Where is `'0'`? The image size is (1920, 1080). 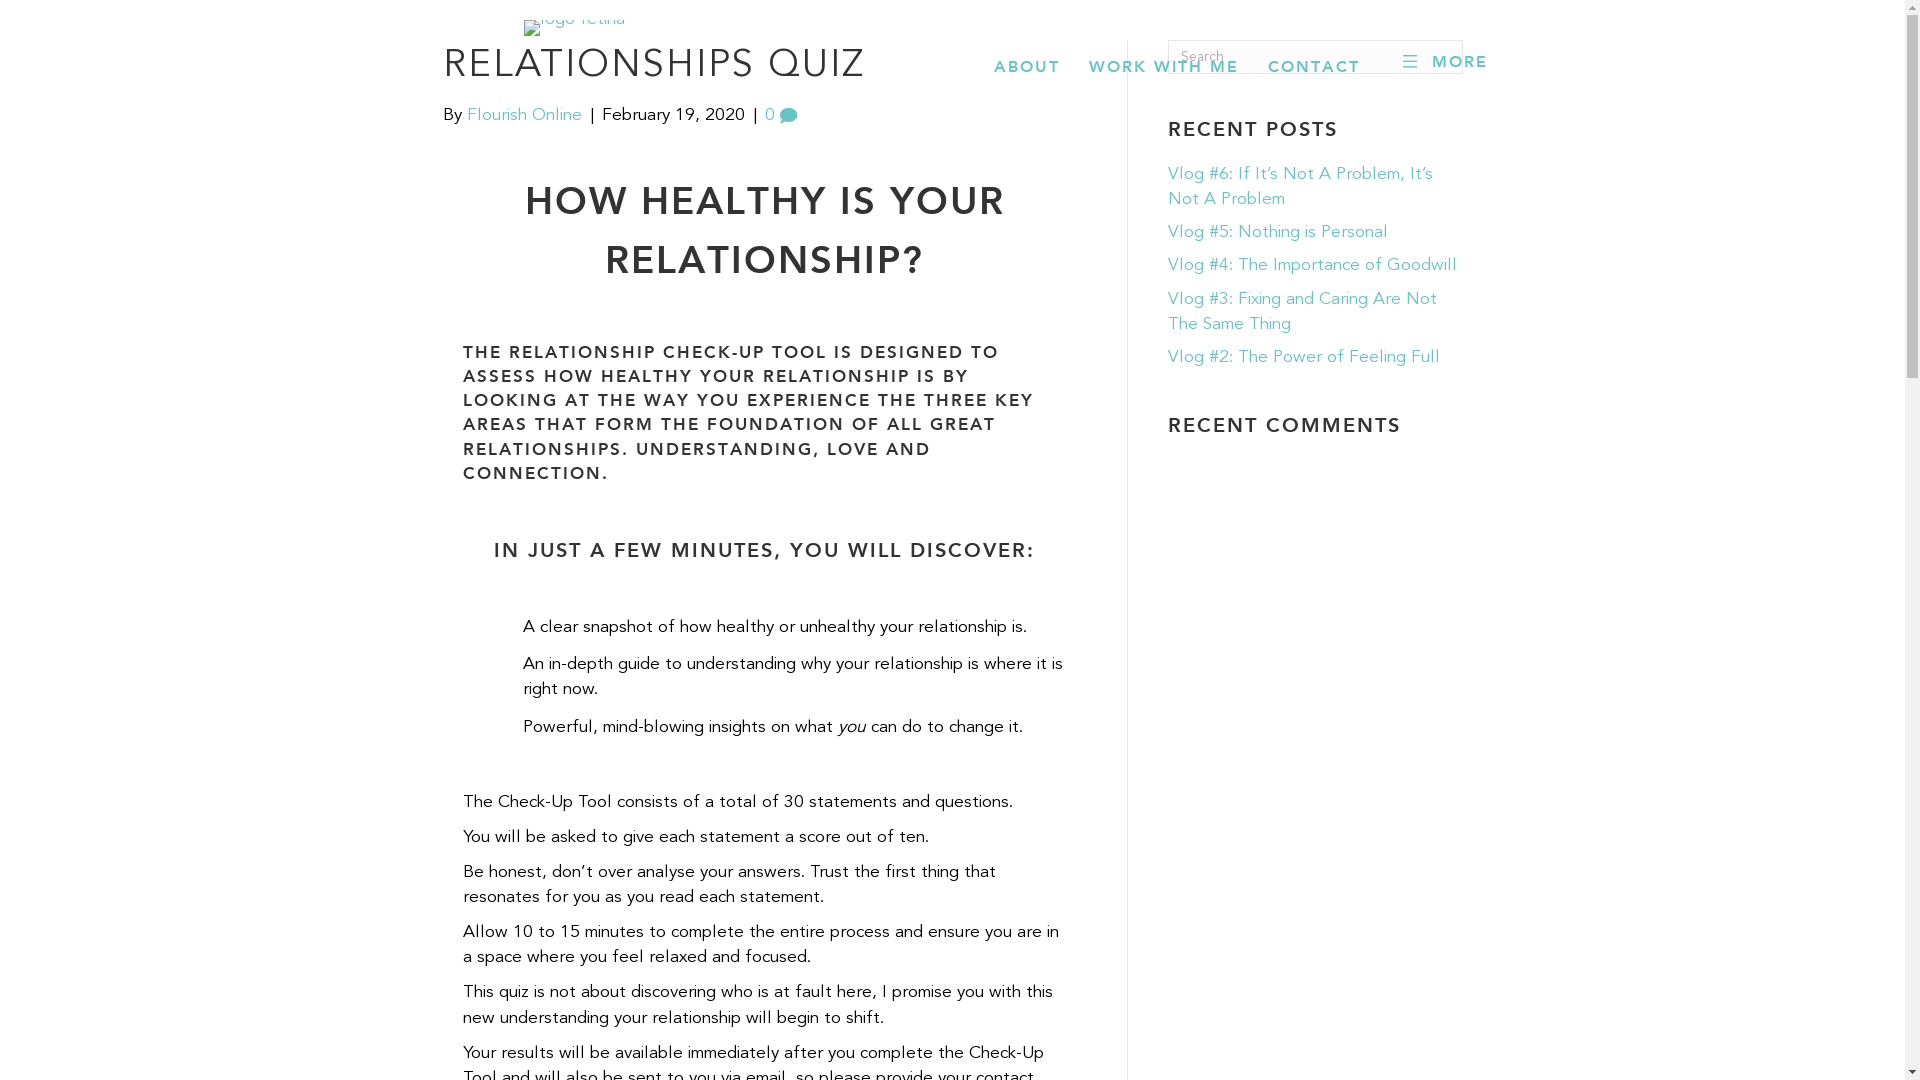
'0' is located at coordinates (778, 115).